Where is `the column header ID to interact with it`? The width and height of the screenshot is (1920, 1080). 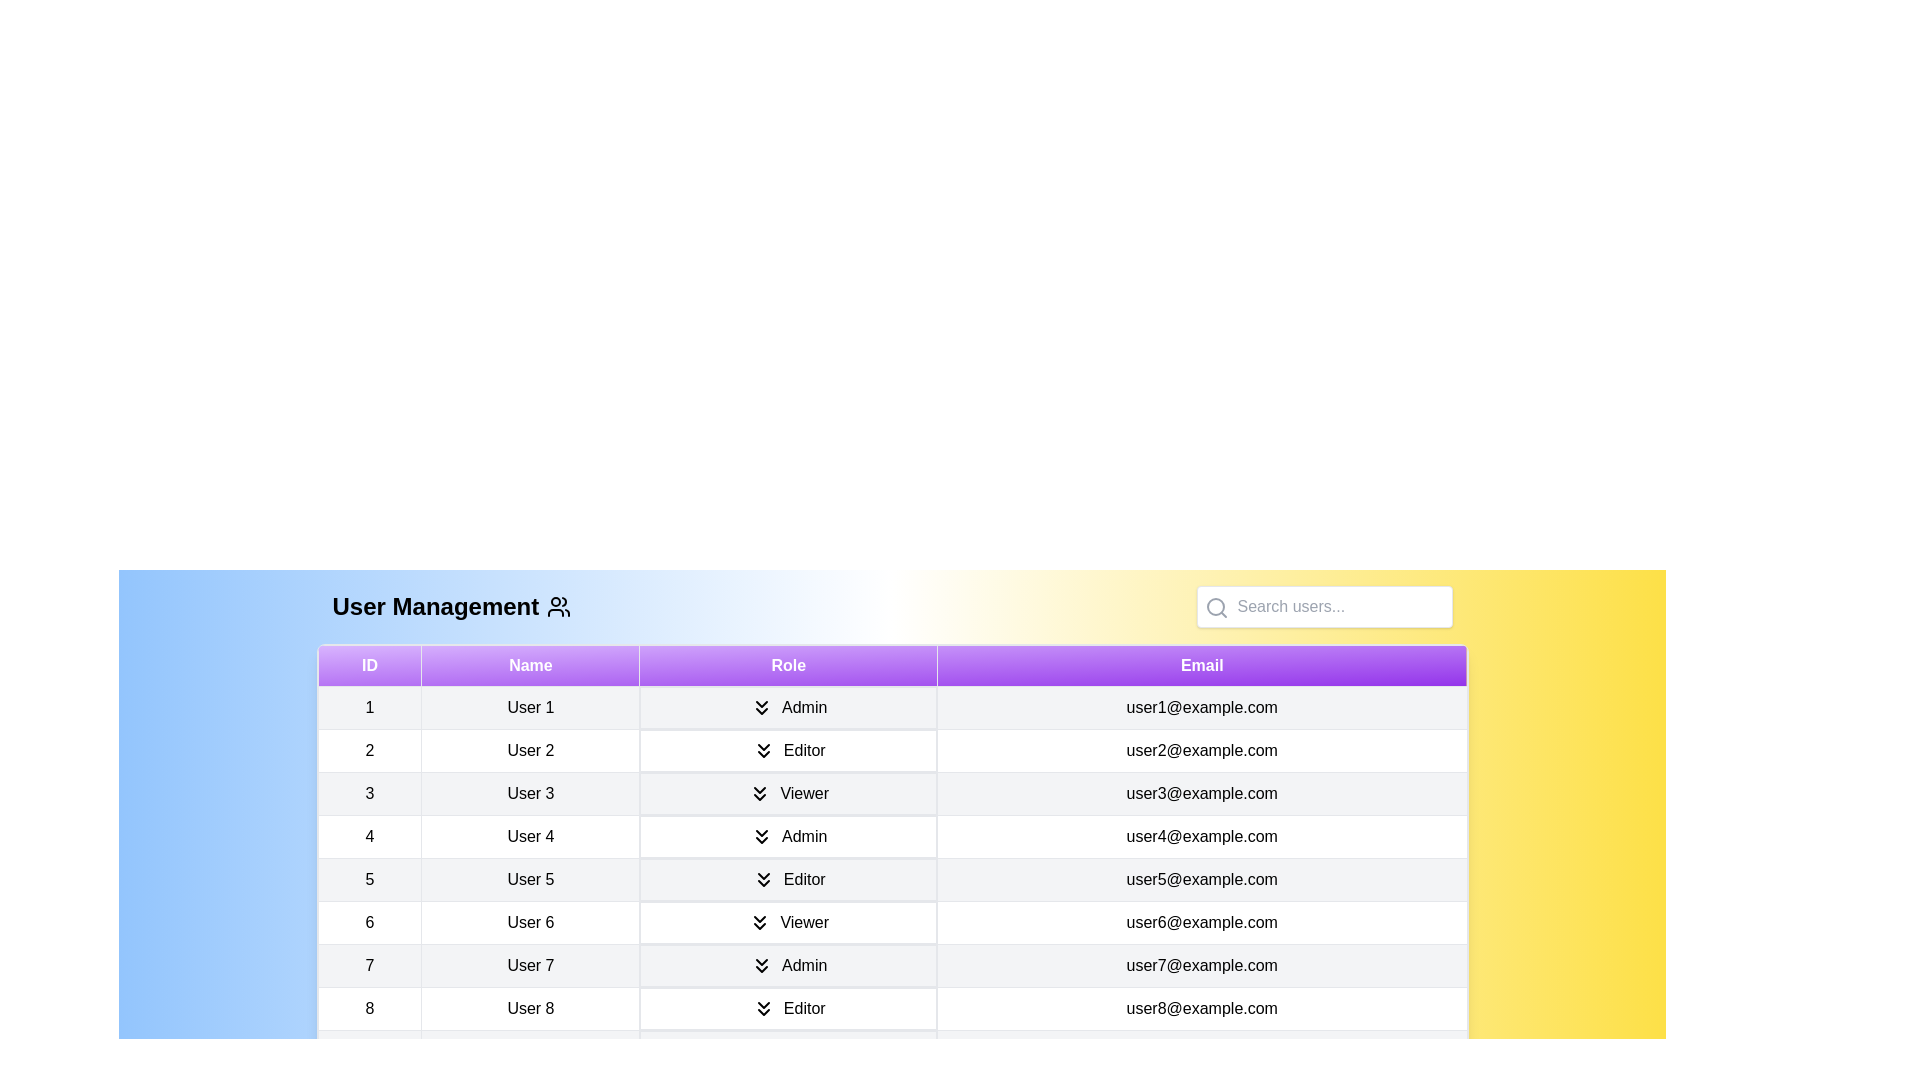
the column header ID to interact with it is located at coordinates (369, 666).